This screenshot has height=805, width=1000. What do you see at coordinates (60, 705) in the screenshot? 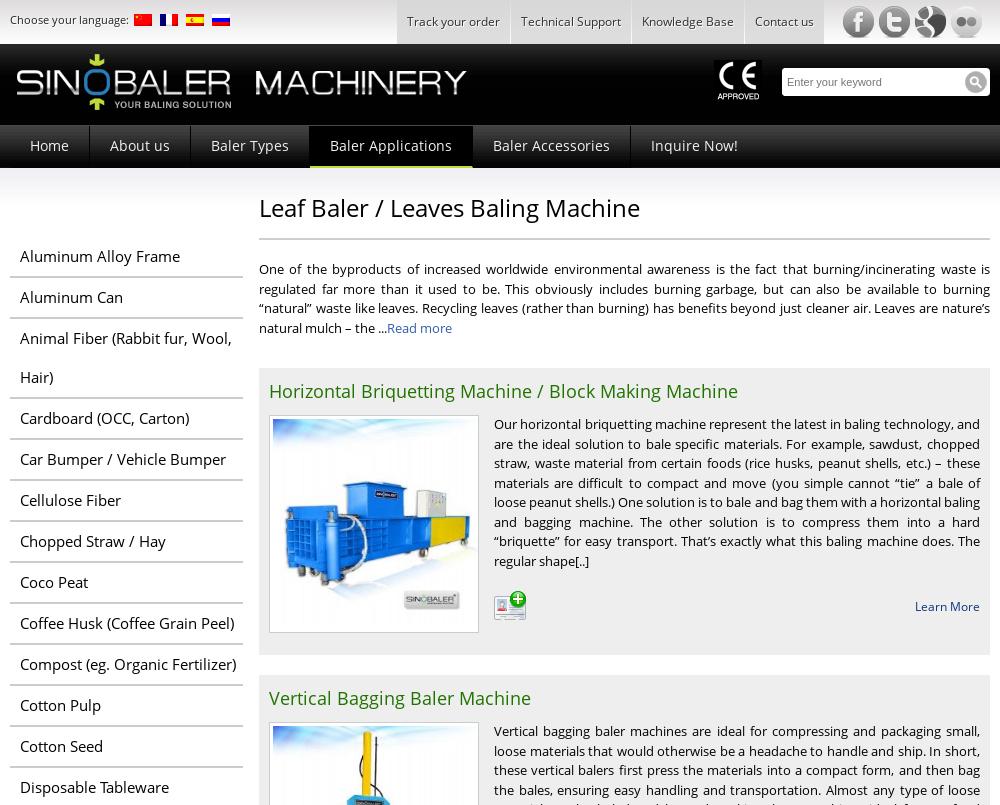
I see `'Cotton Pulp'` at bounding box center [60, 705].